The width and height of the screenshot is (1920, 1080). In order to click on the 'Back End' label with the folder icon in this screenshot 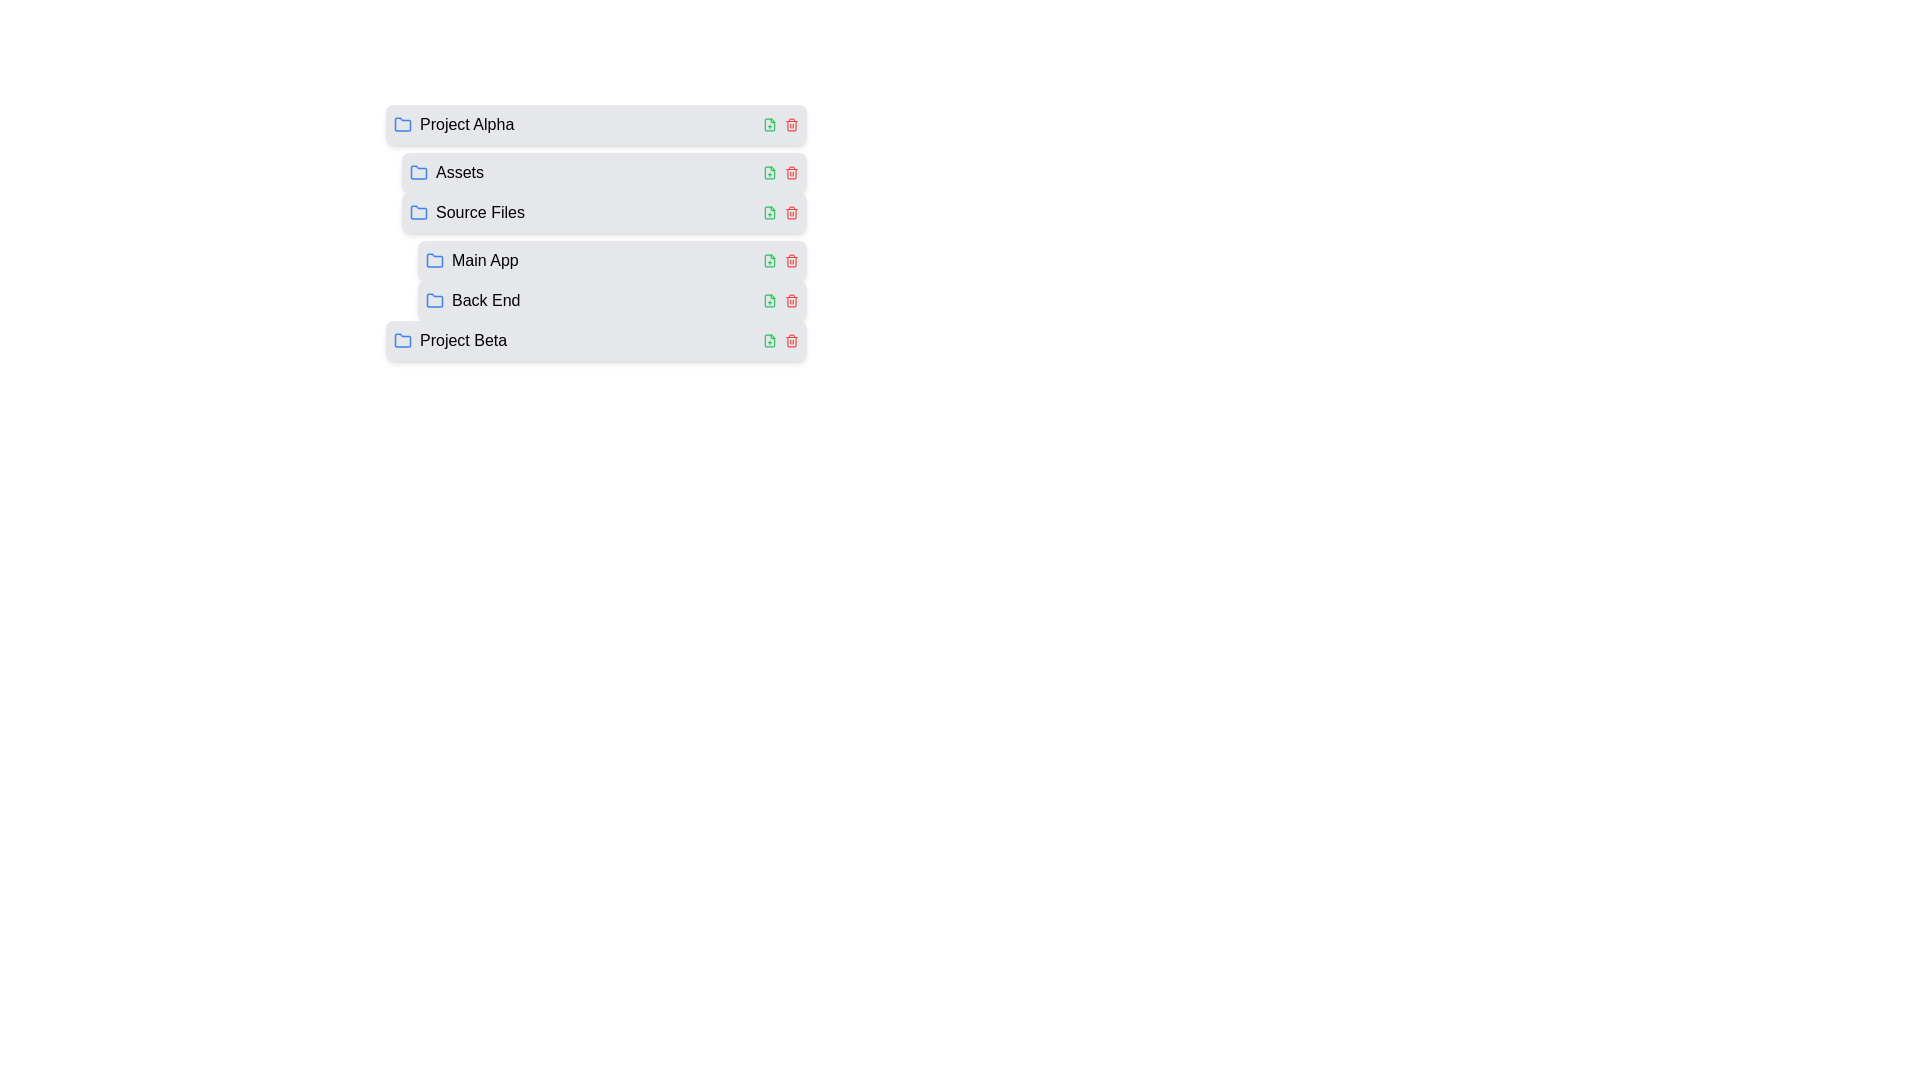, I will do `click(472, 300)`.